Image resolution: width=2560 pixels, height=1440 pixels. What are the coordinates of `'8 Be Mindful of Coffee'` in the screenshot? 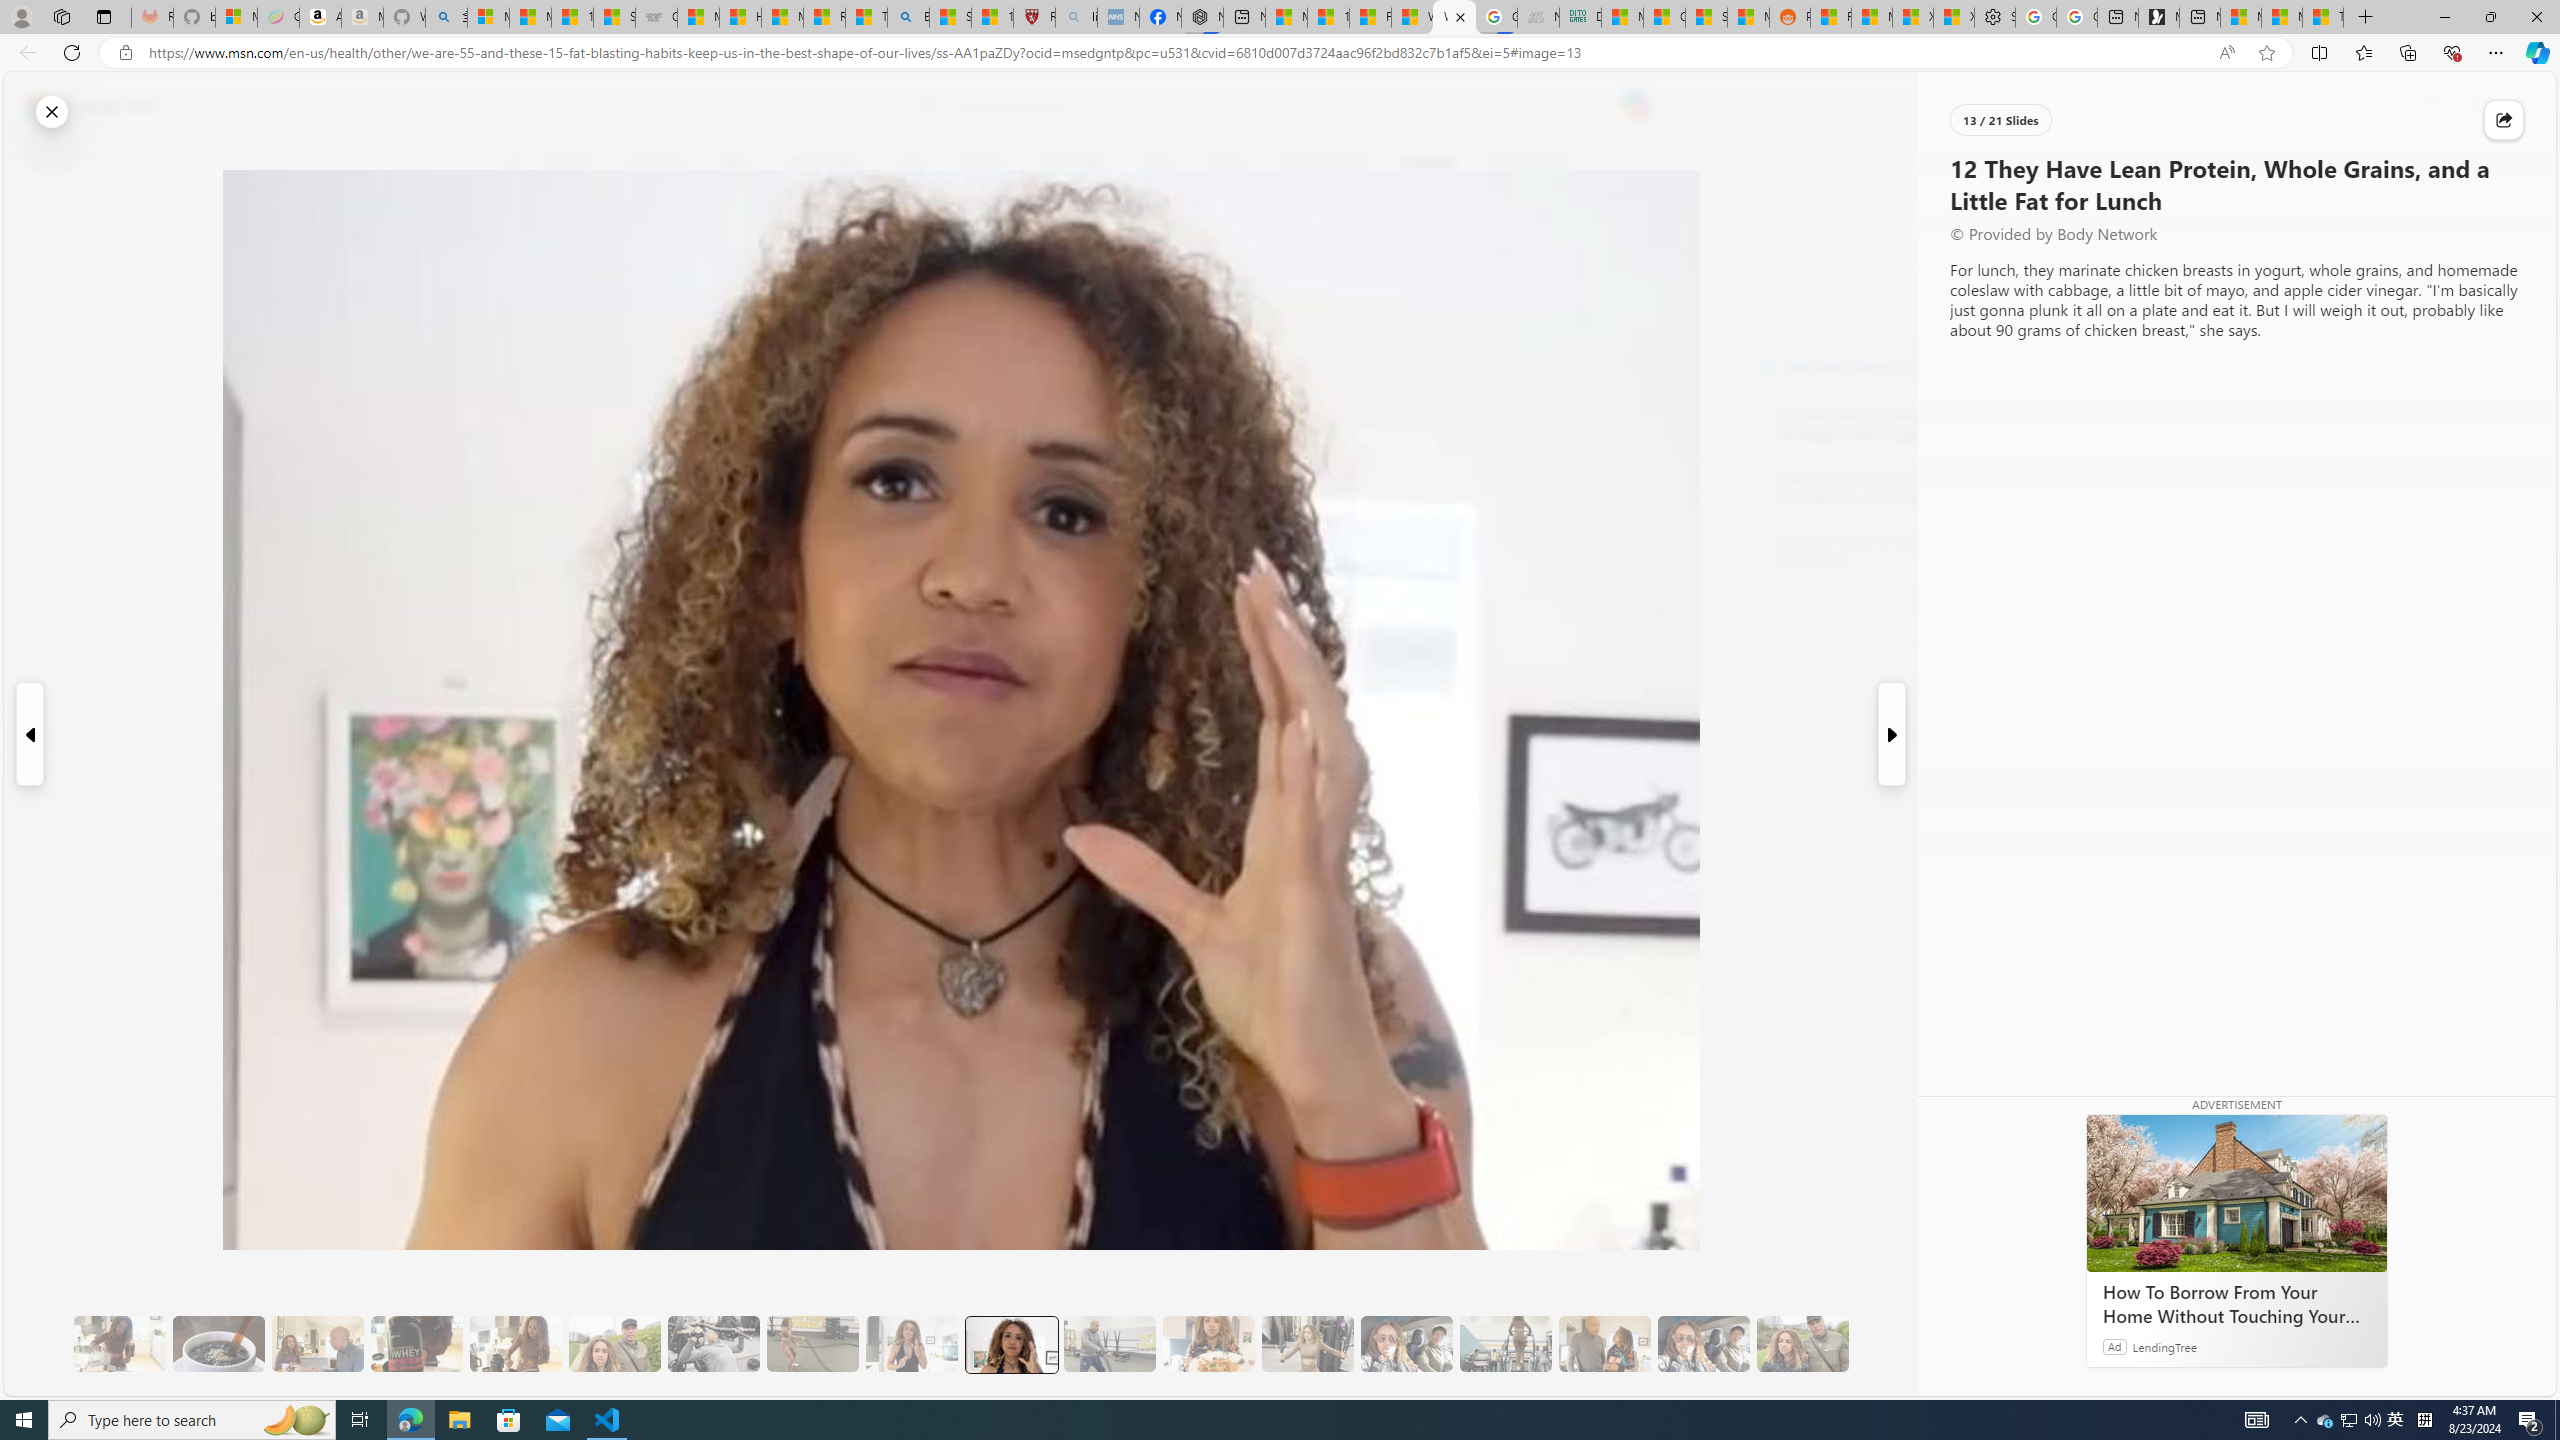 It's located at (217, 1344).